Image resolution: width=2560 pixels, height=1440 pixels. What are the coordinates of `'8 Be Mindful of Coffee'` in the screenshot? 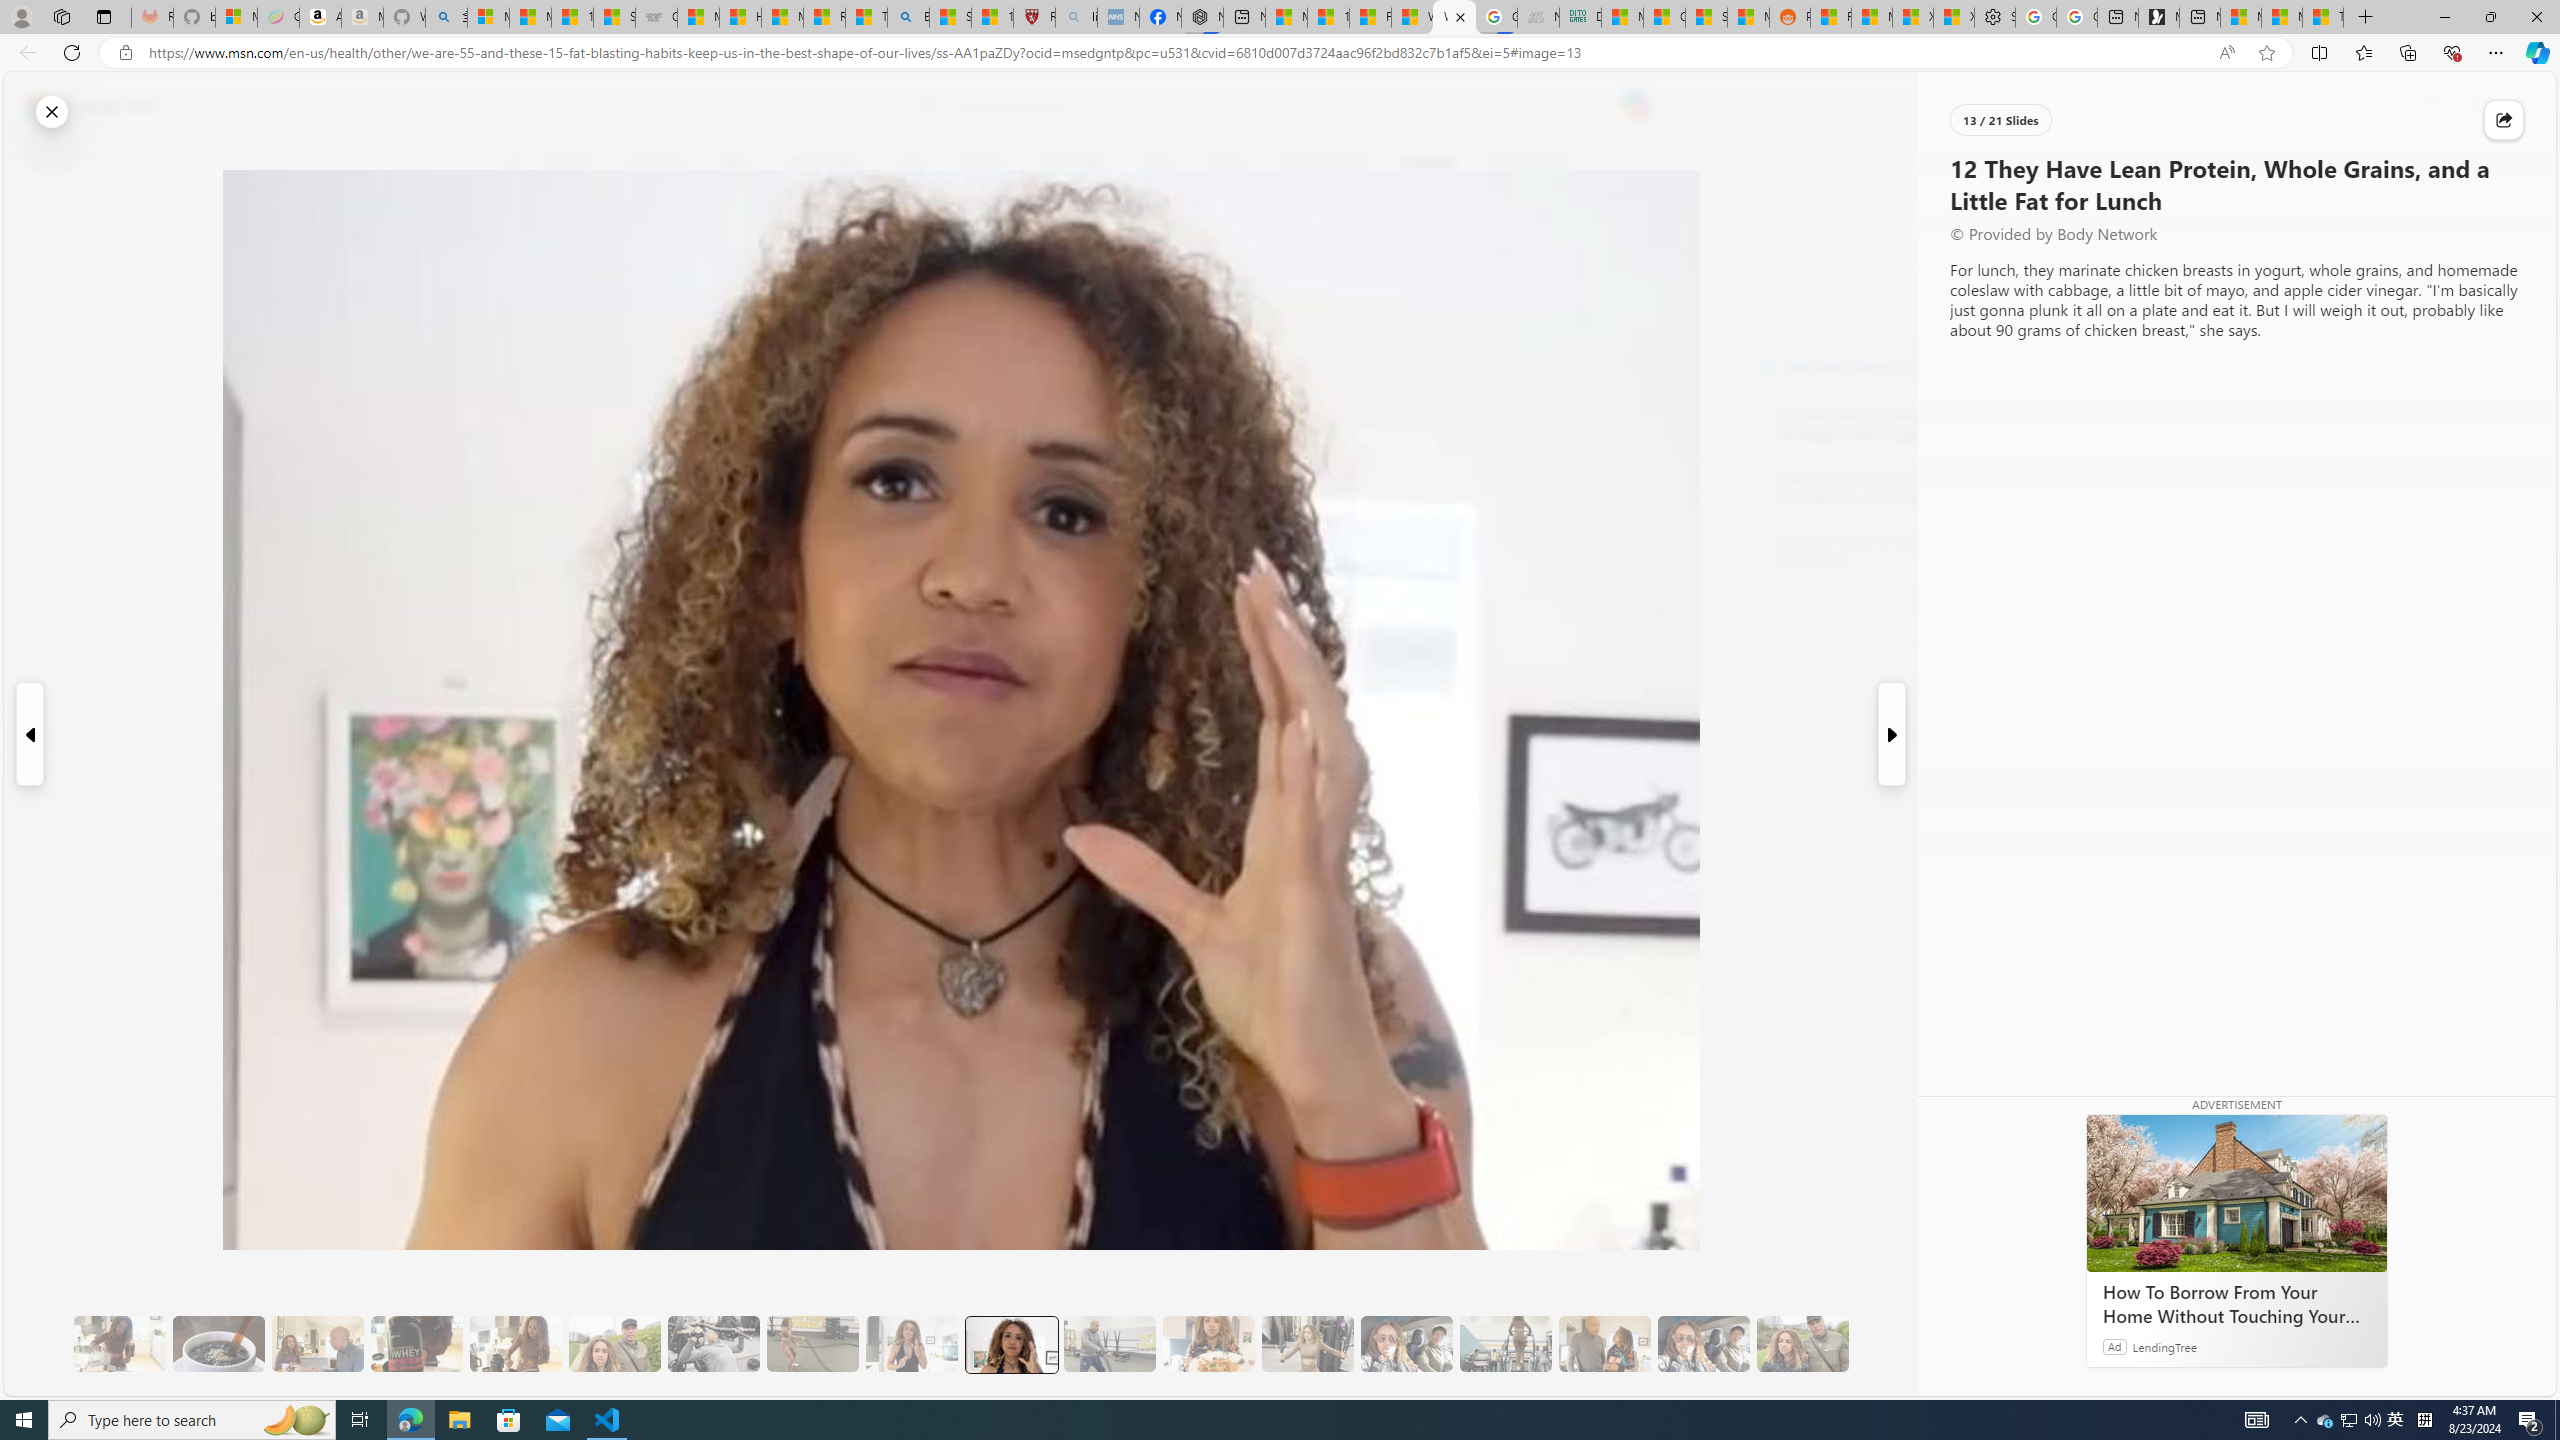 It's located at (217, 1344).